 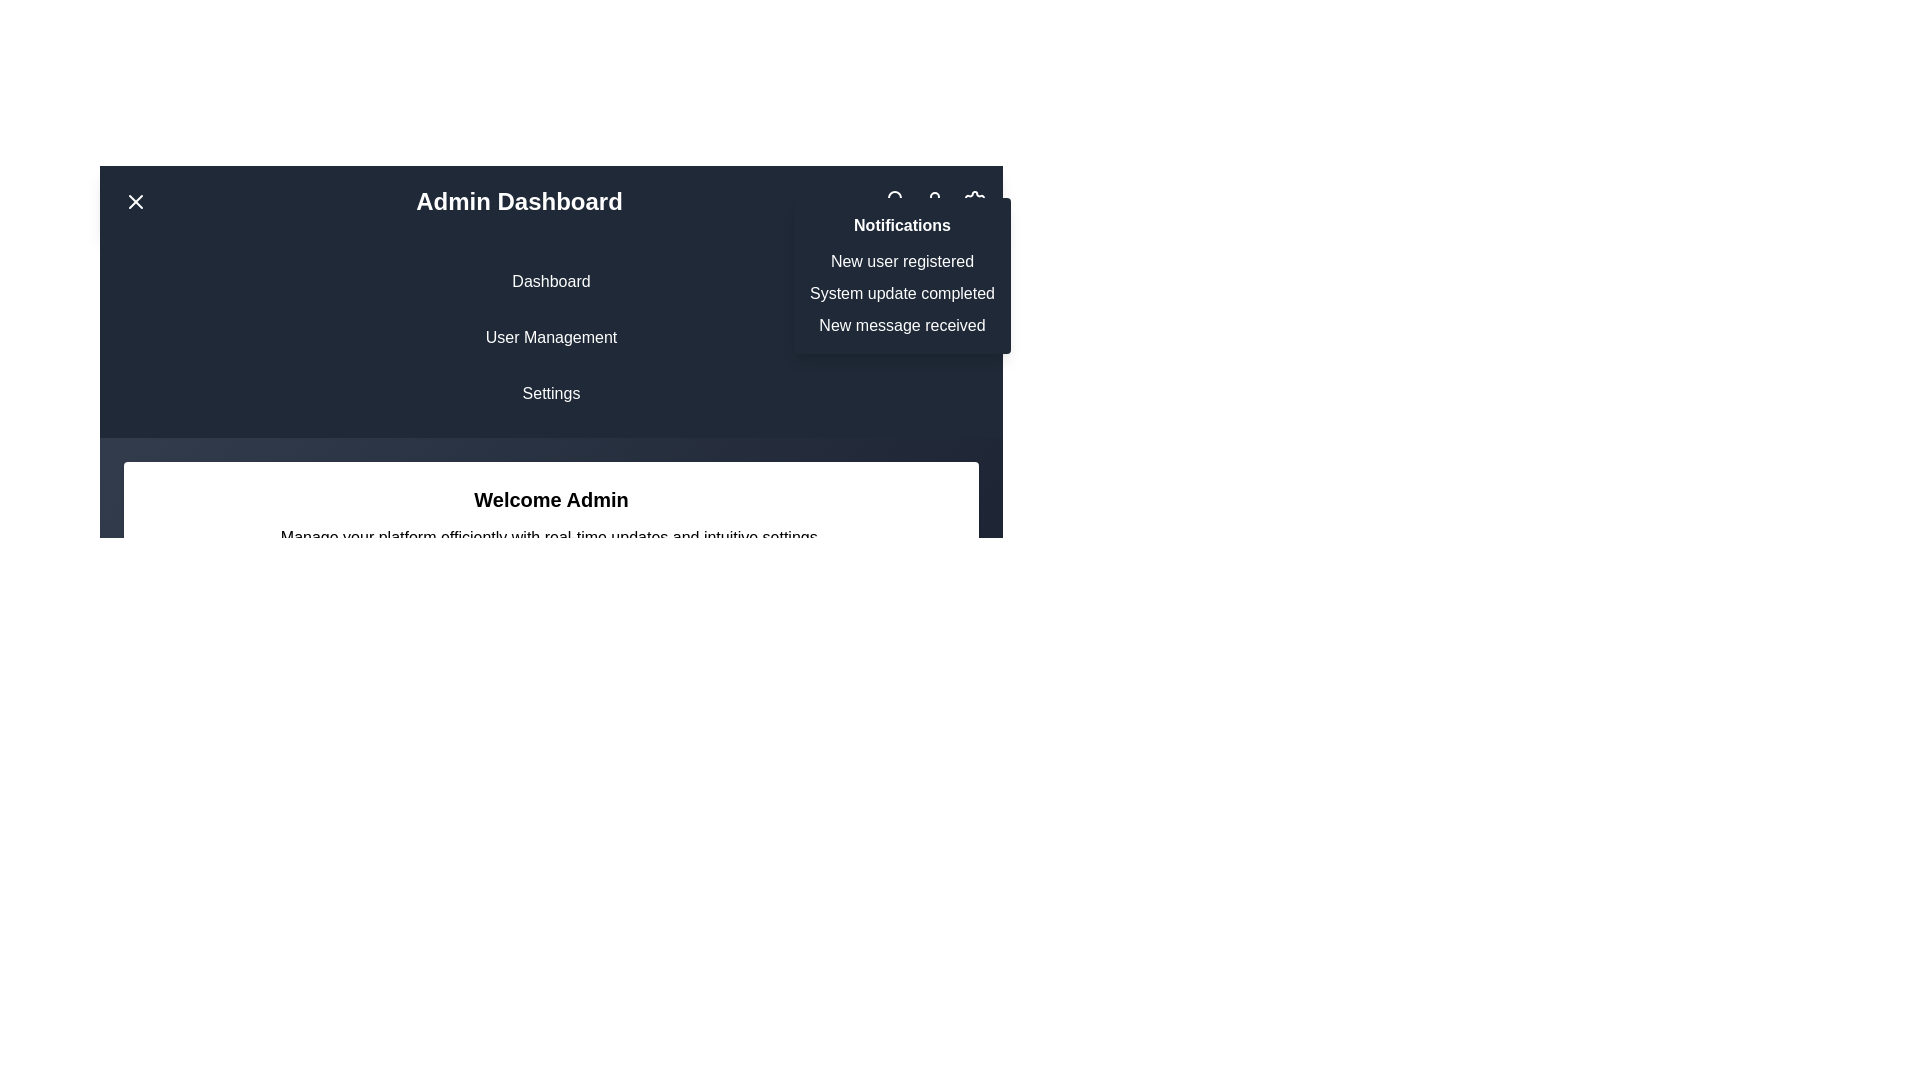 What do you see at coordinates (893, 201) in the screenshot?
I see `the bell icon to toggle the notification panel visibility` at bounding box center [893, 201].